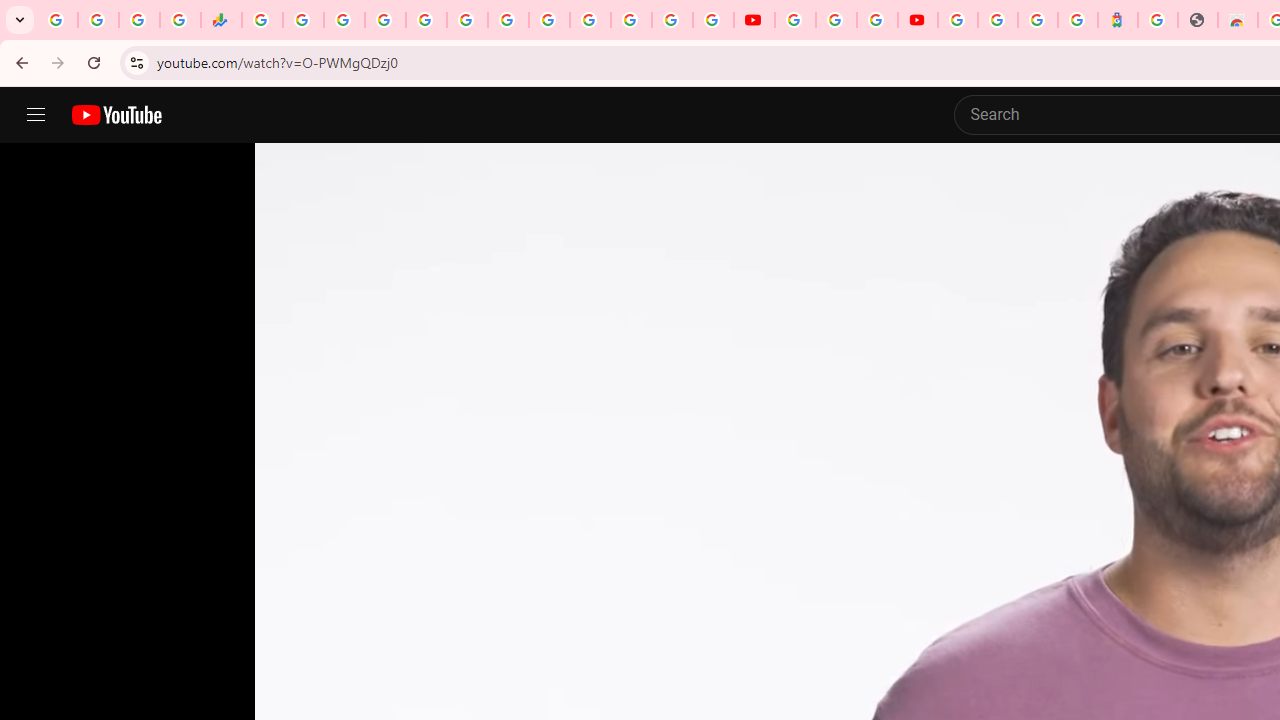 This screenshot has width=1280, height=720. What do you see at coordinates (1117, 20) in the screenshot?
I see `'Atour Hotel - Google hotels'` at bounding box center [1117, 20].